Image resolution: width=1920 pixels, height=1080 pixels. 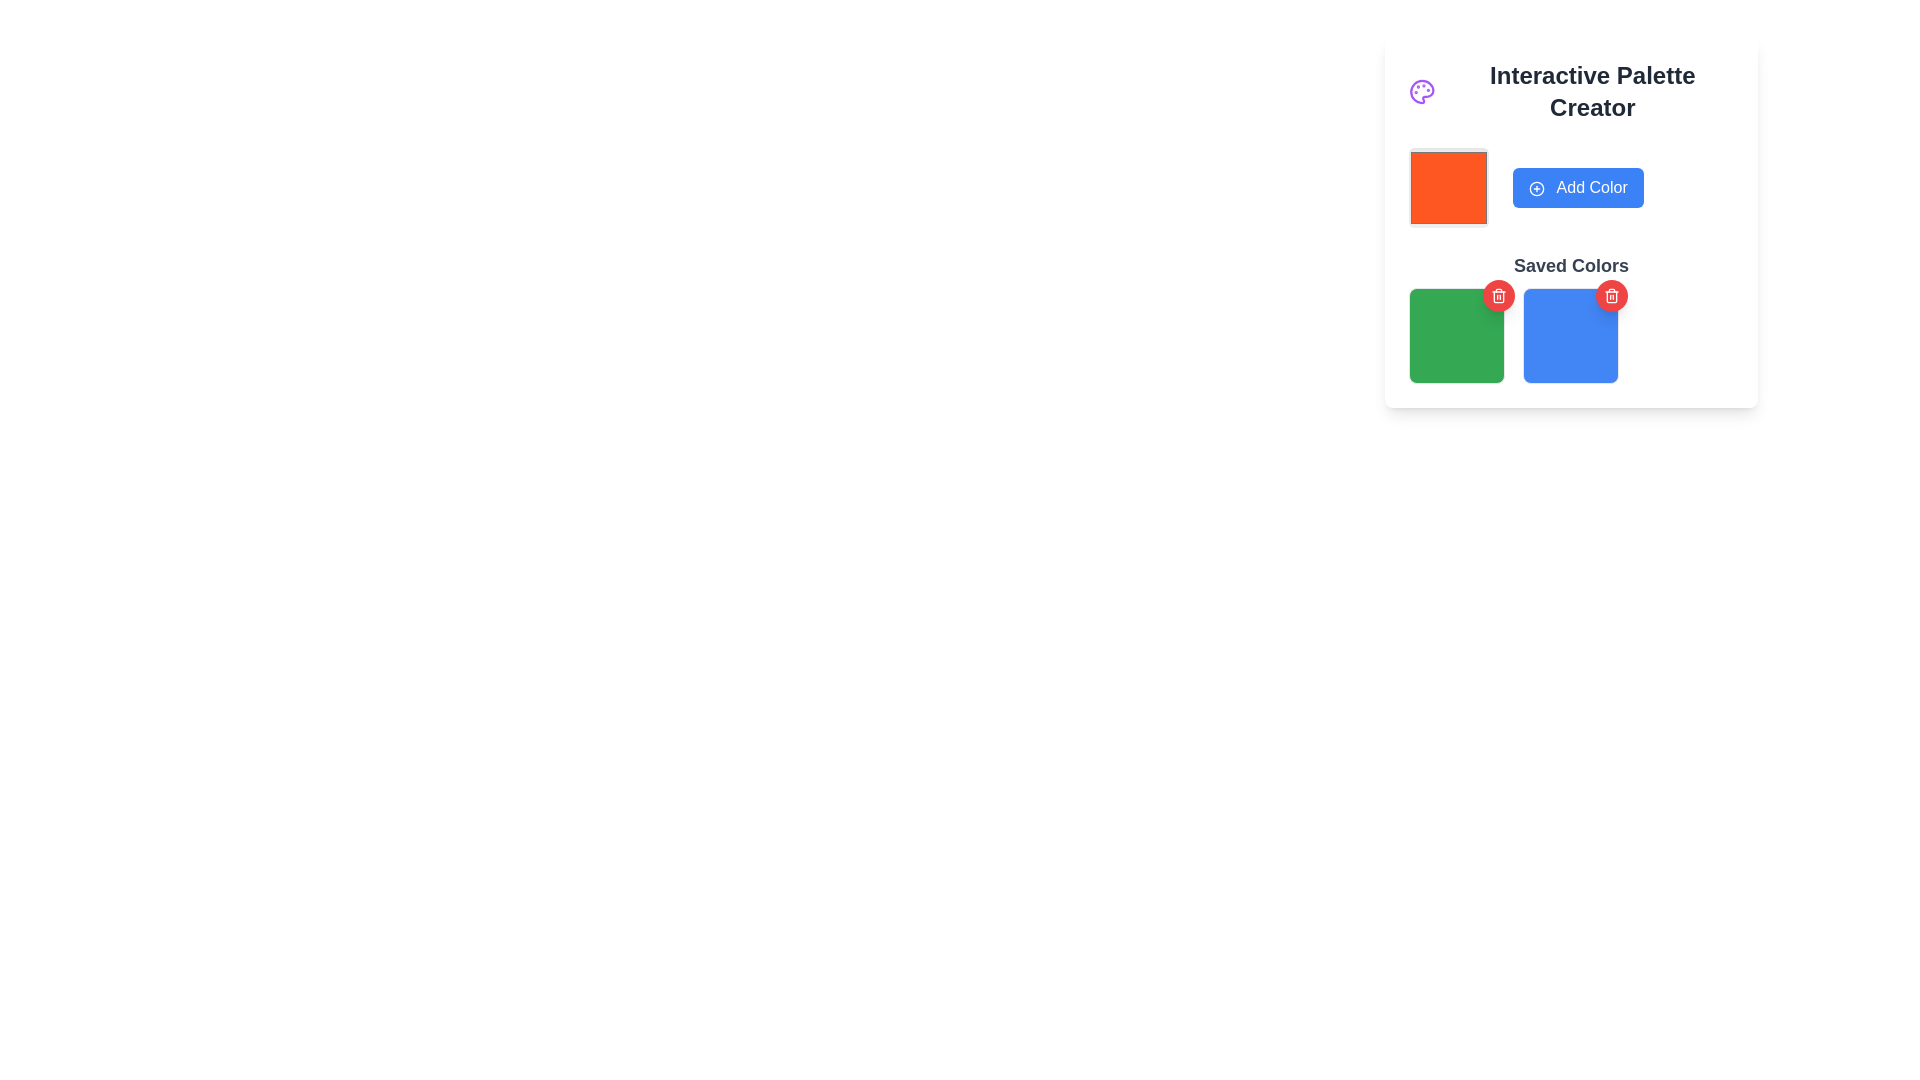 I want to click on the trash can icon button with a red circular background located at the upper-right corner of the blue block in the 'Saved Colors' section, so click(x=1498, y=296).